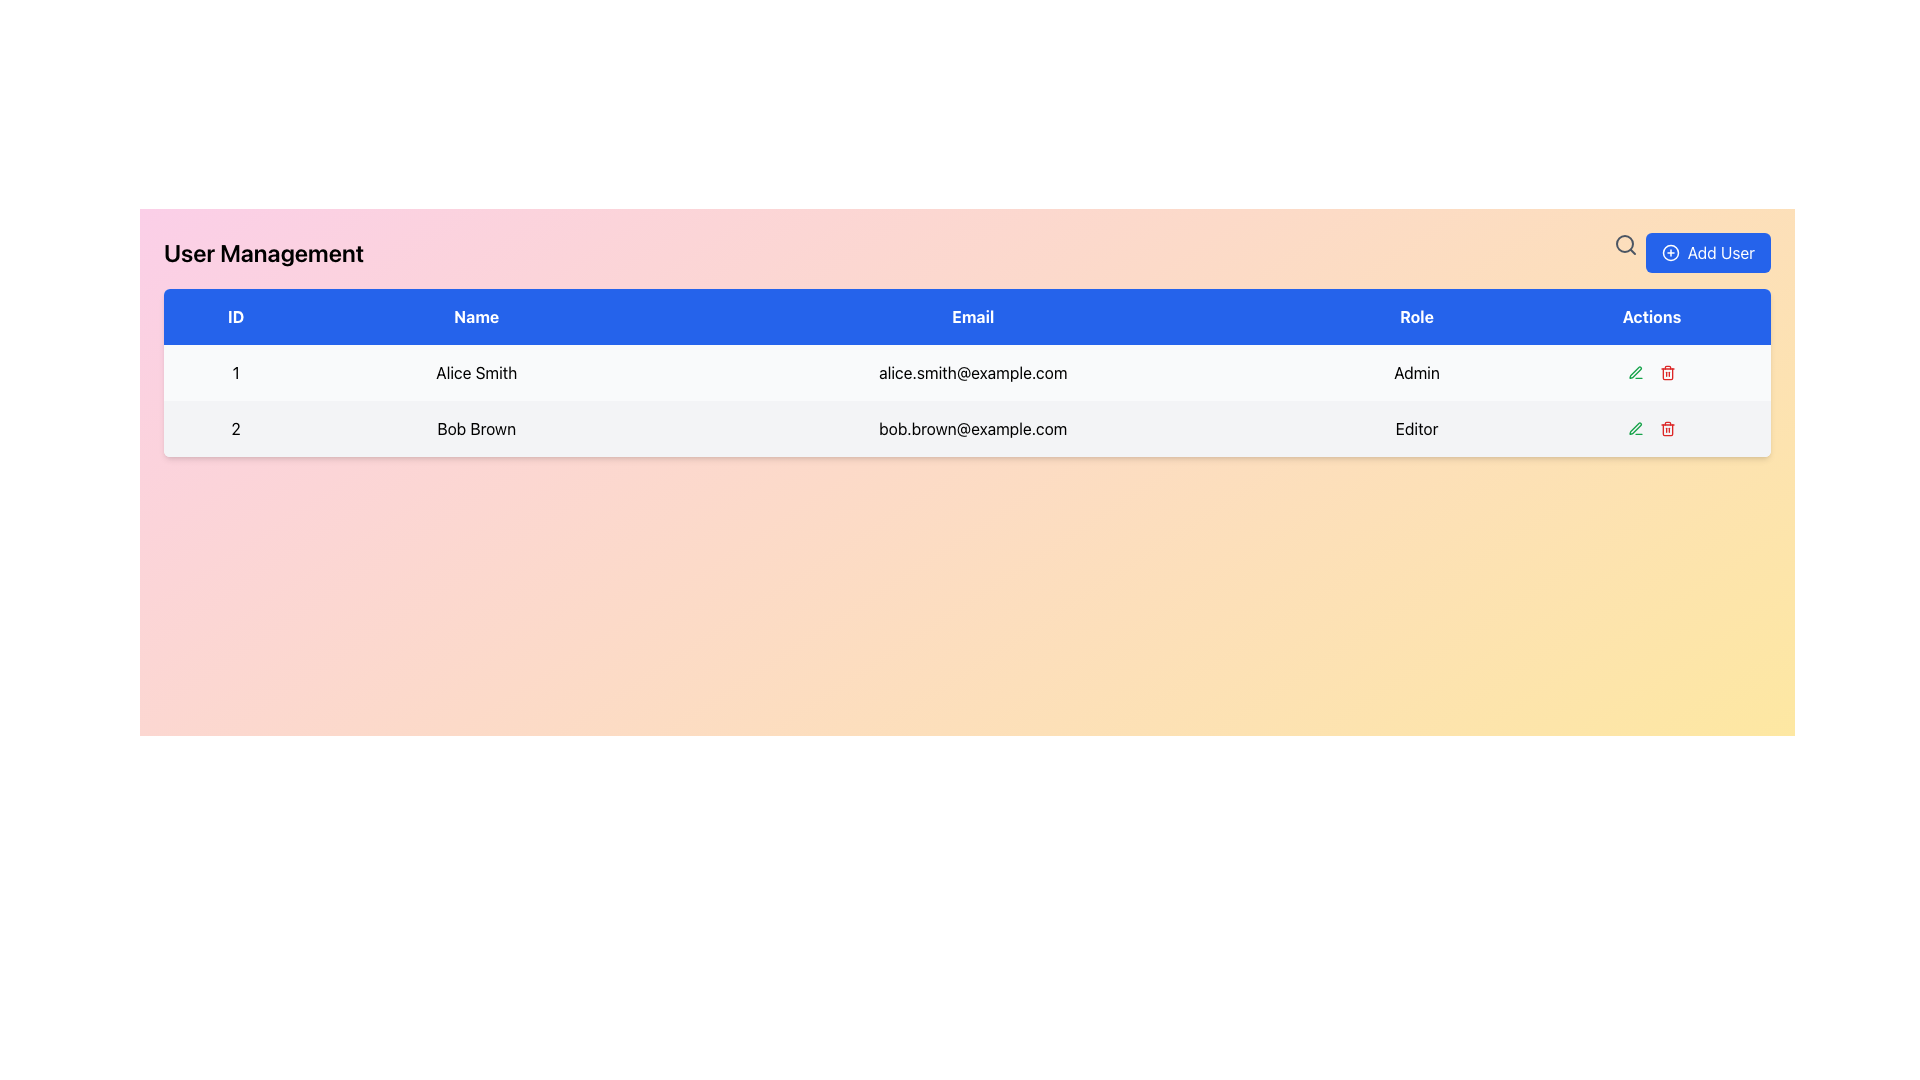 The image size is (1920, 1080). Describe the element at coordinates (475, 373) in the screenshot. I see `the static text element displaying 'Alice Smith' in the user management table, located in the second column of the first row` at that location.